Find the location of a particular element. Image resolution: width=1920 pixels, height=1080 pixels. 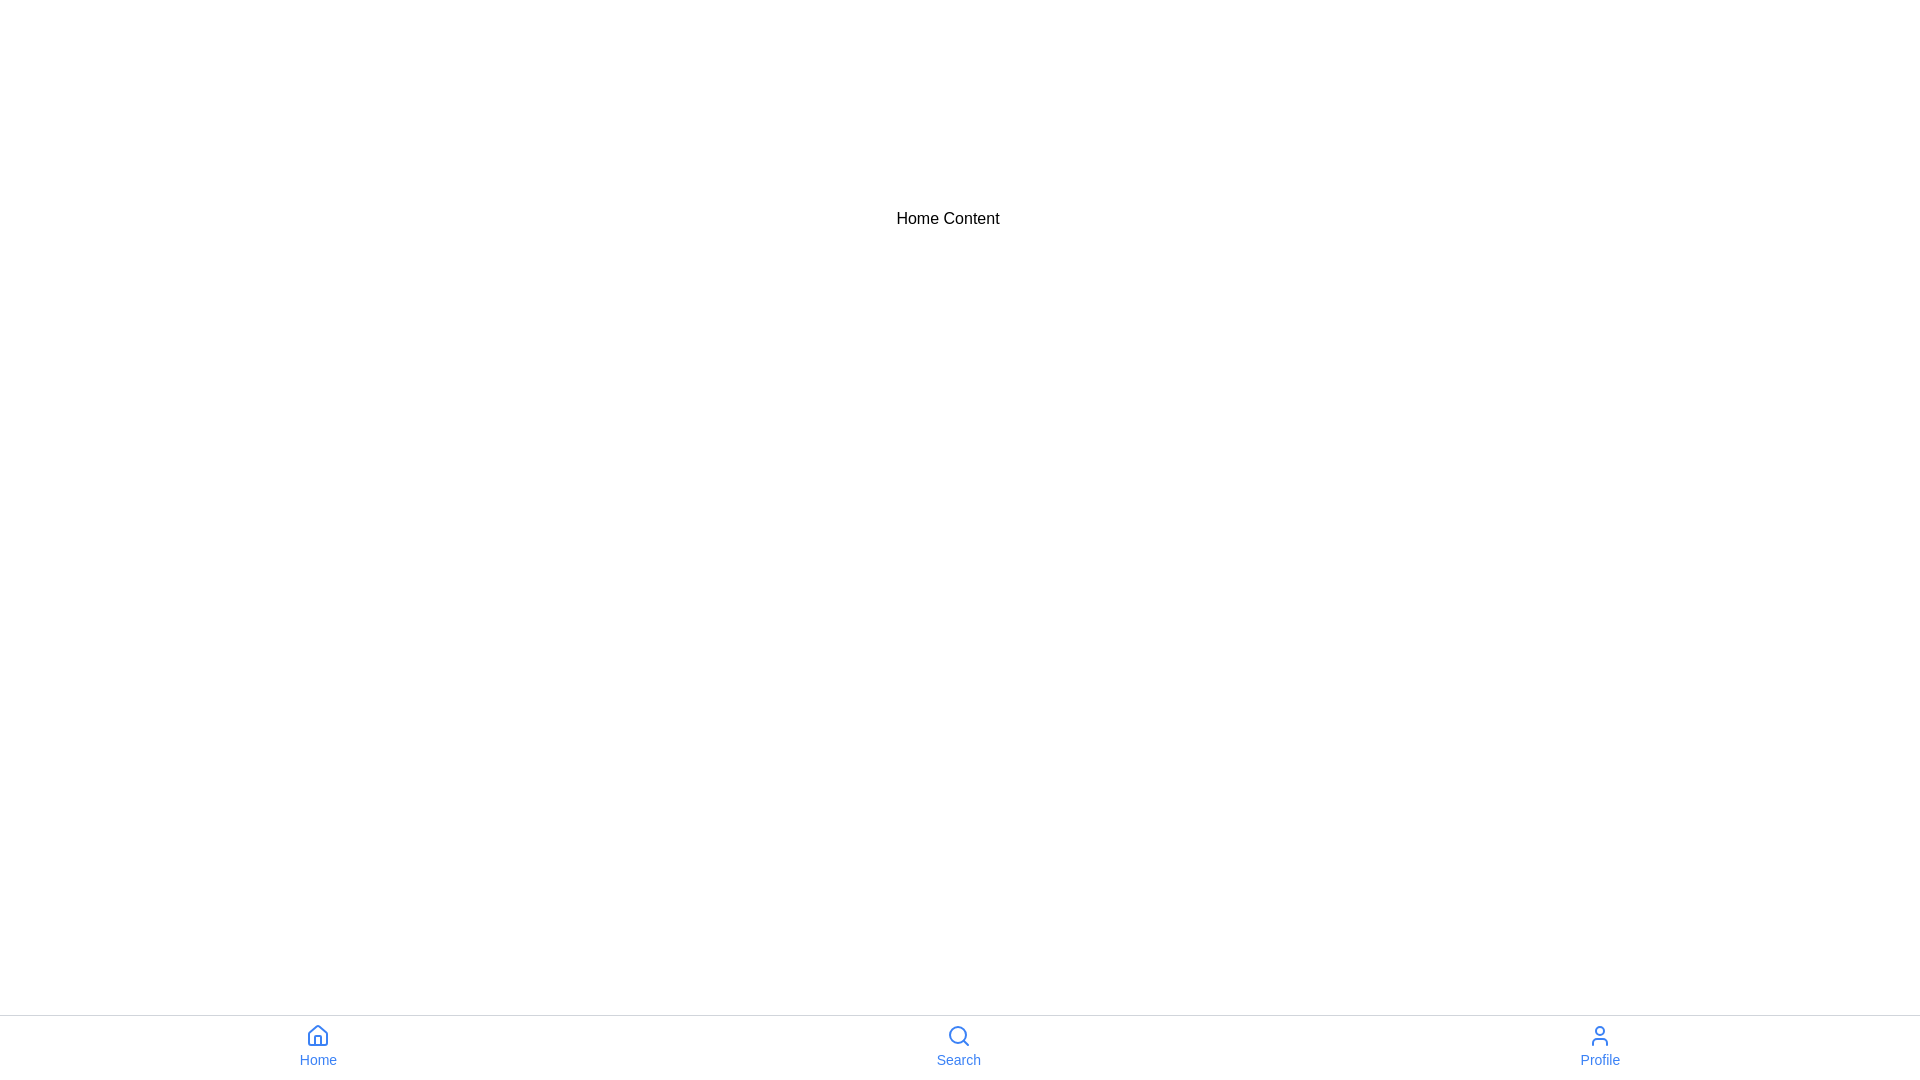

the house icon button in the bottom navigation bar is located at coordinates (317, 1035).